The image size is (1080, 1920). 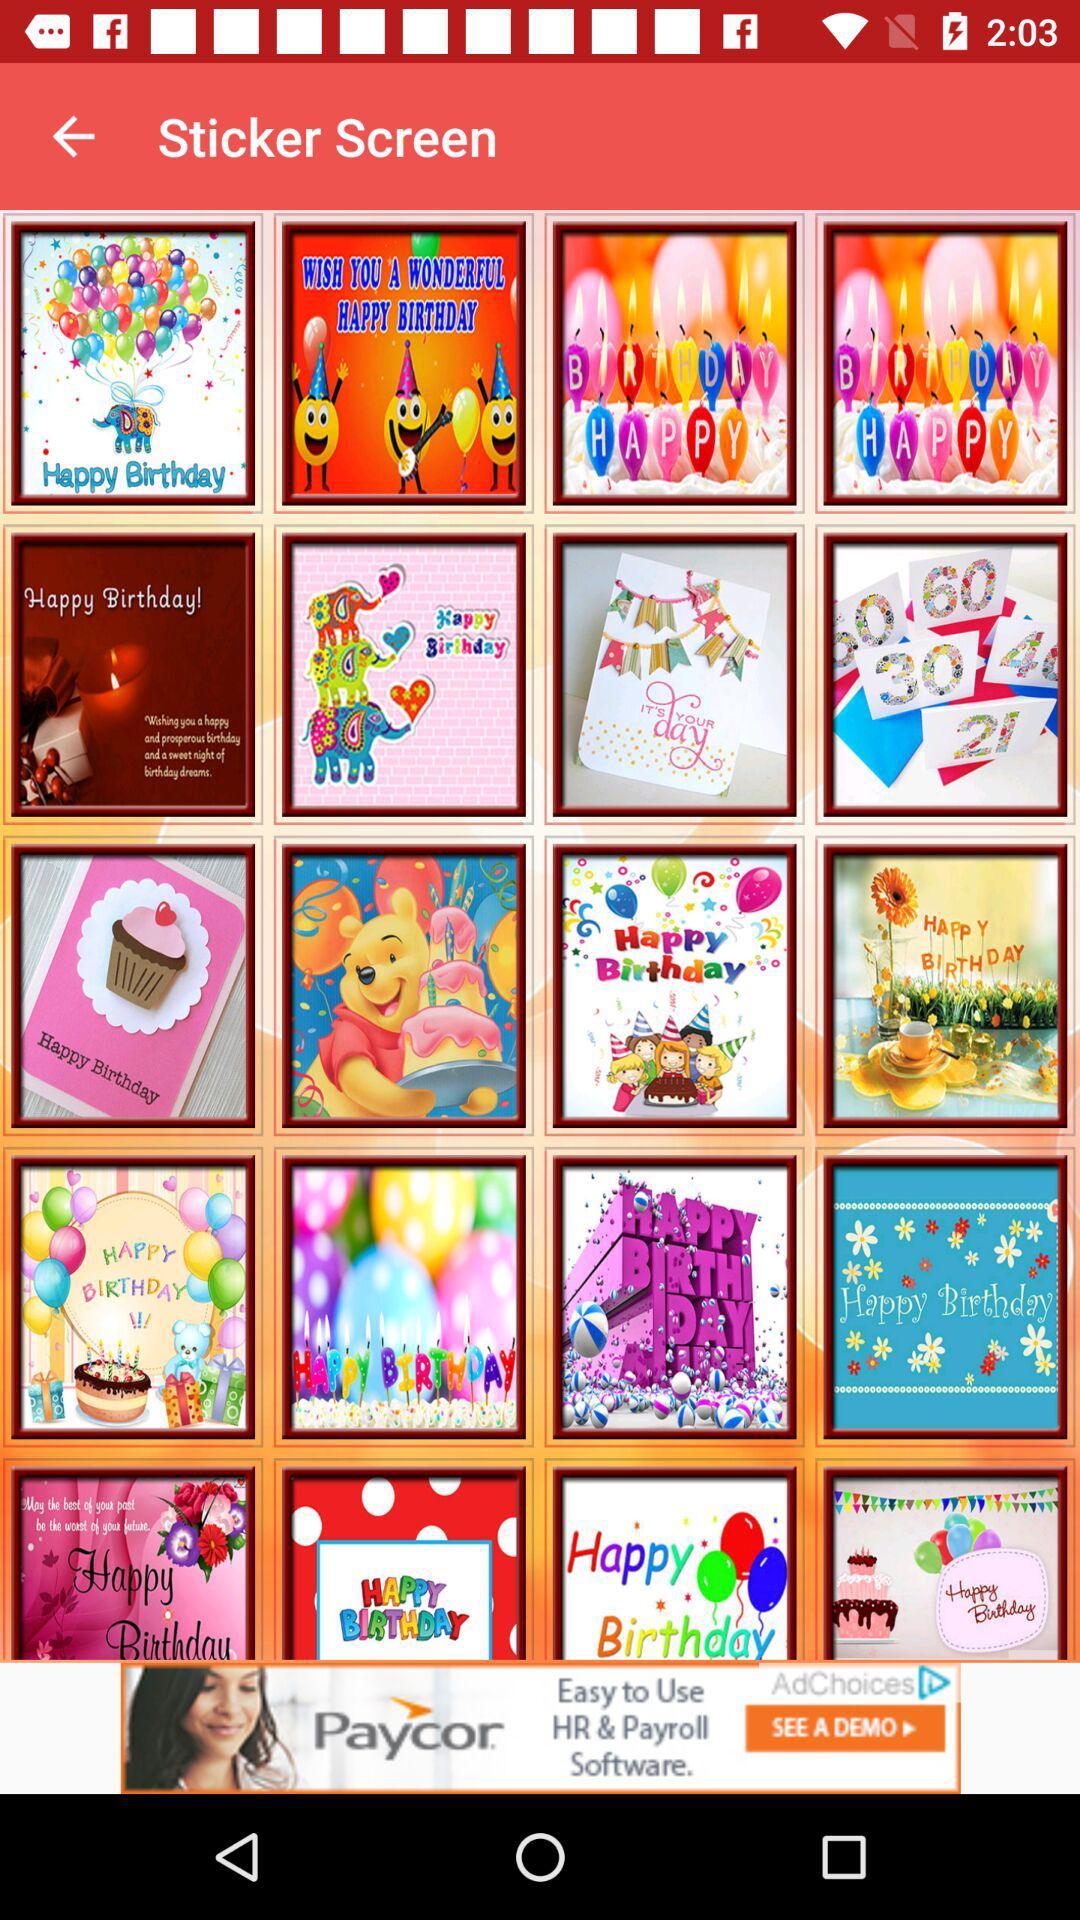 What do you see at coordinates (540, 1727) in the screenshot?
I see `advertisement` at bounding box center [540, 1727].